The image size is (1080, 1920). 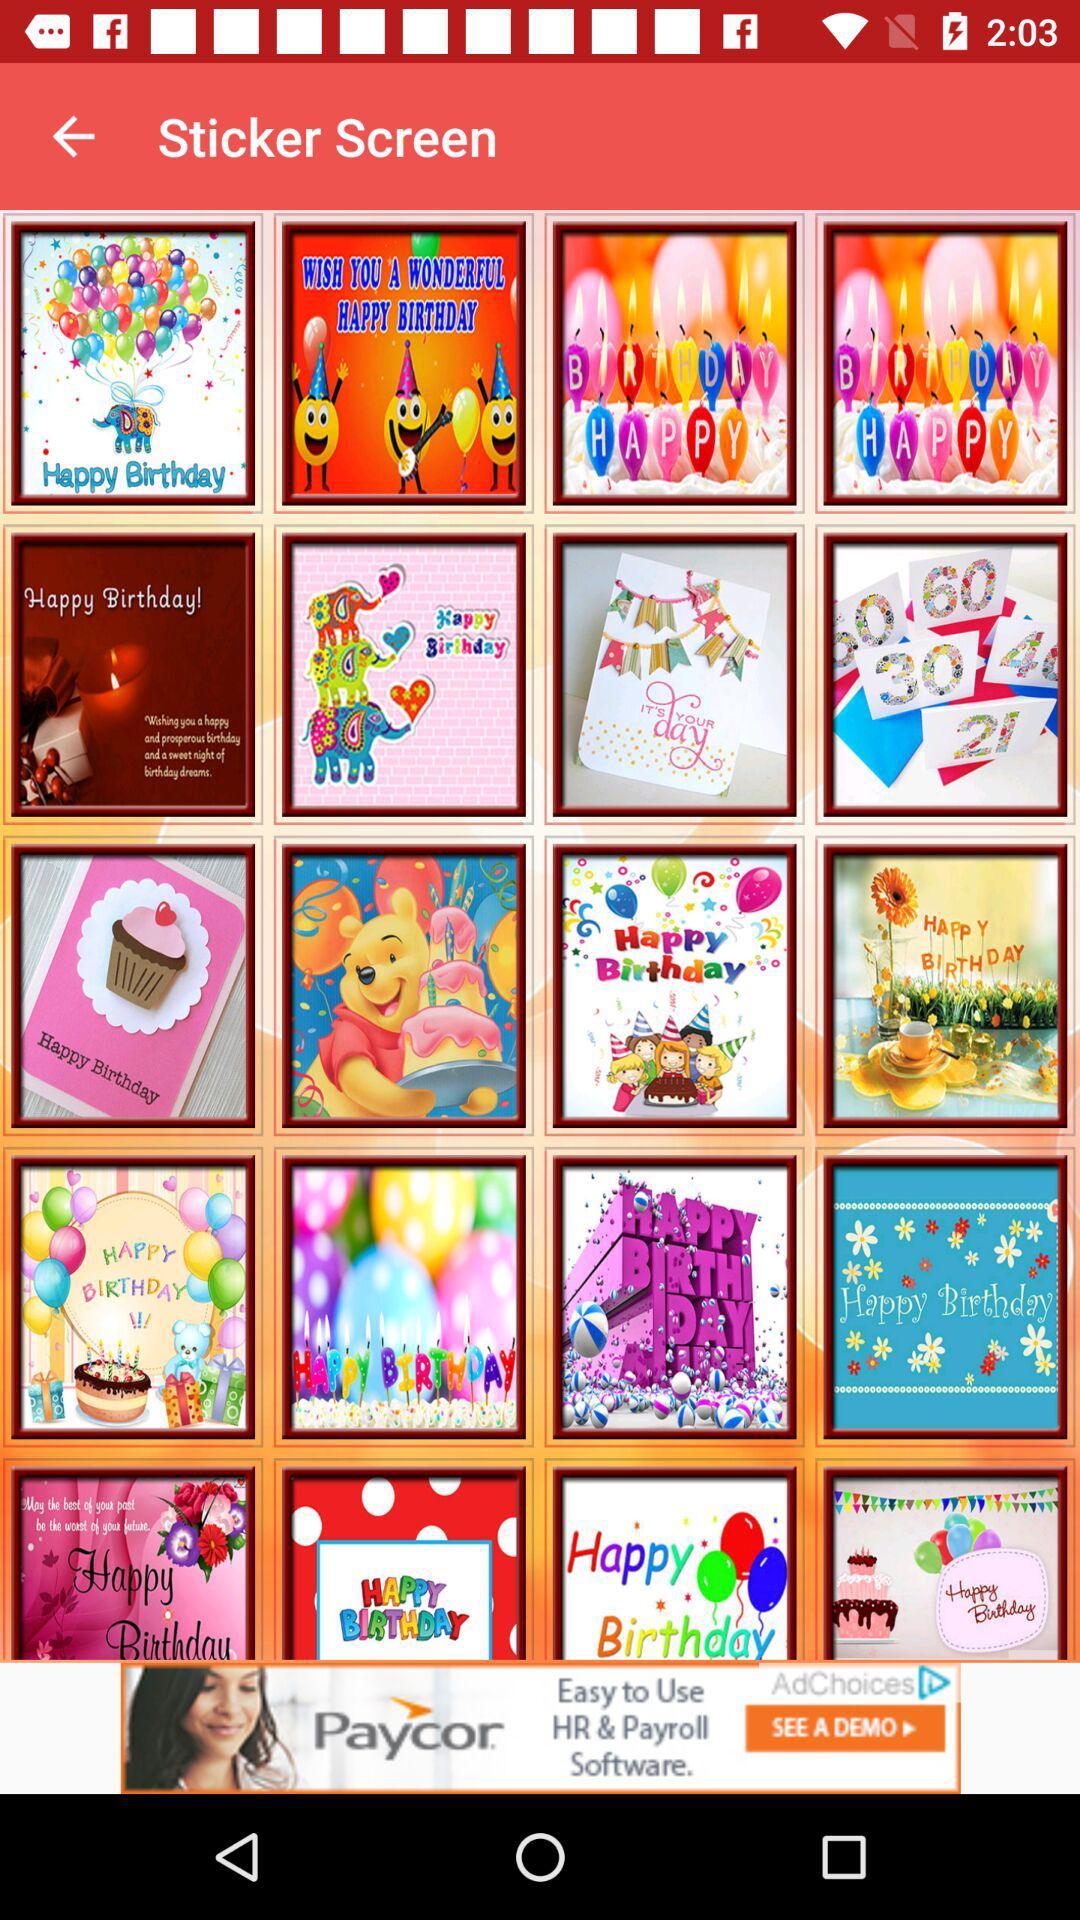 What do you see at coordinates (540, 1727) in the screenshot?
I see `advertisement` at bounding box center [540, 1727].